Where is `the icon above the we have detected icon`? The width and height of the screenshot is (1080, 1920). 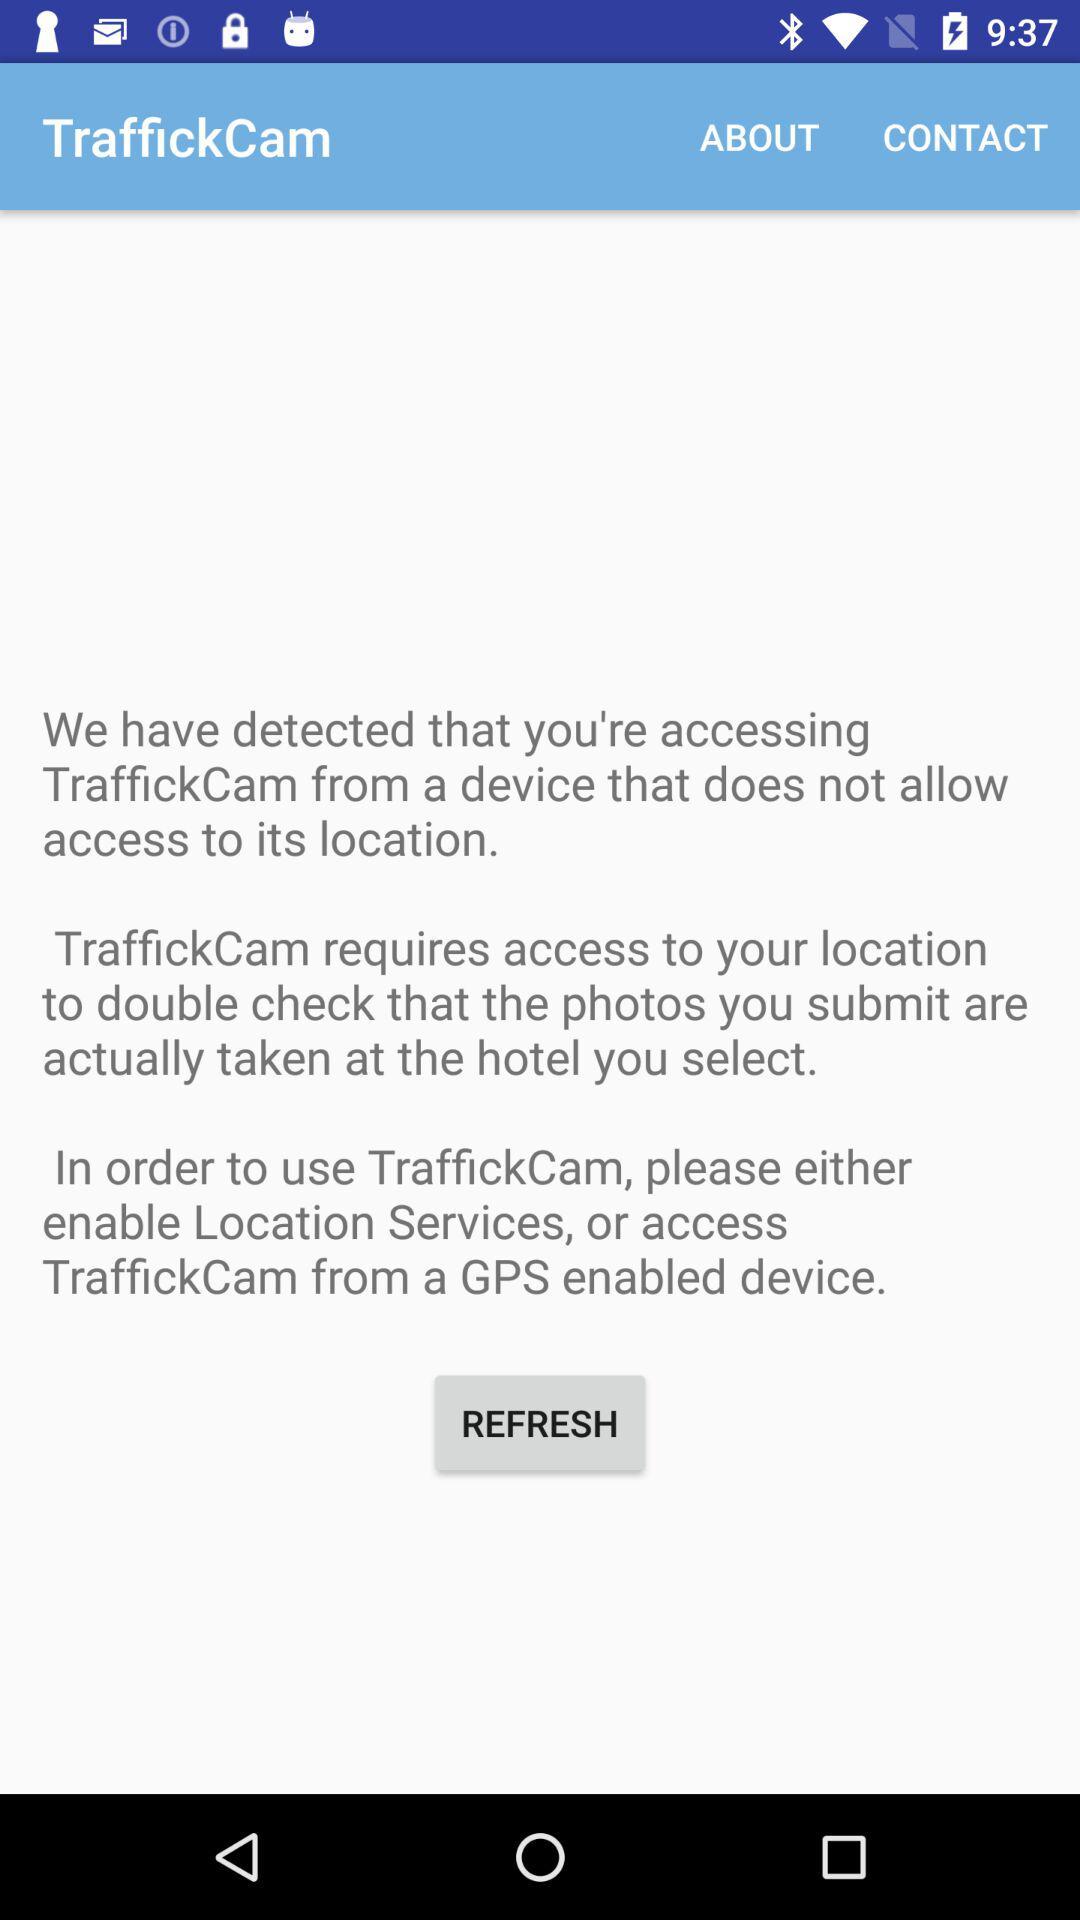 the icon above the we have detected icon is located at coordinates (759, 135).